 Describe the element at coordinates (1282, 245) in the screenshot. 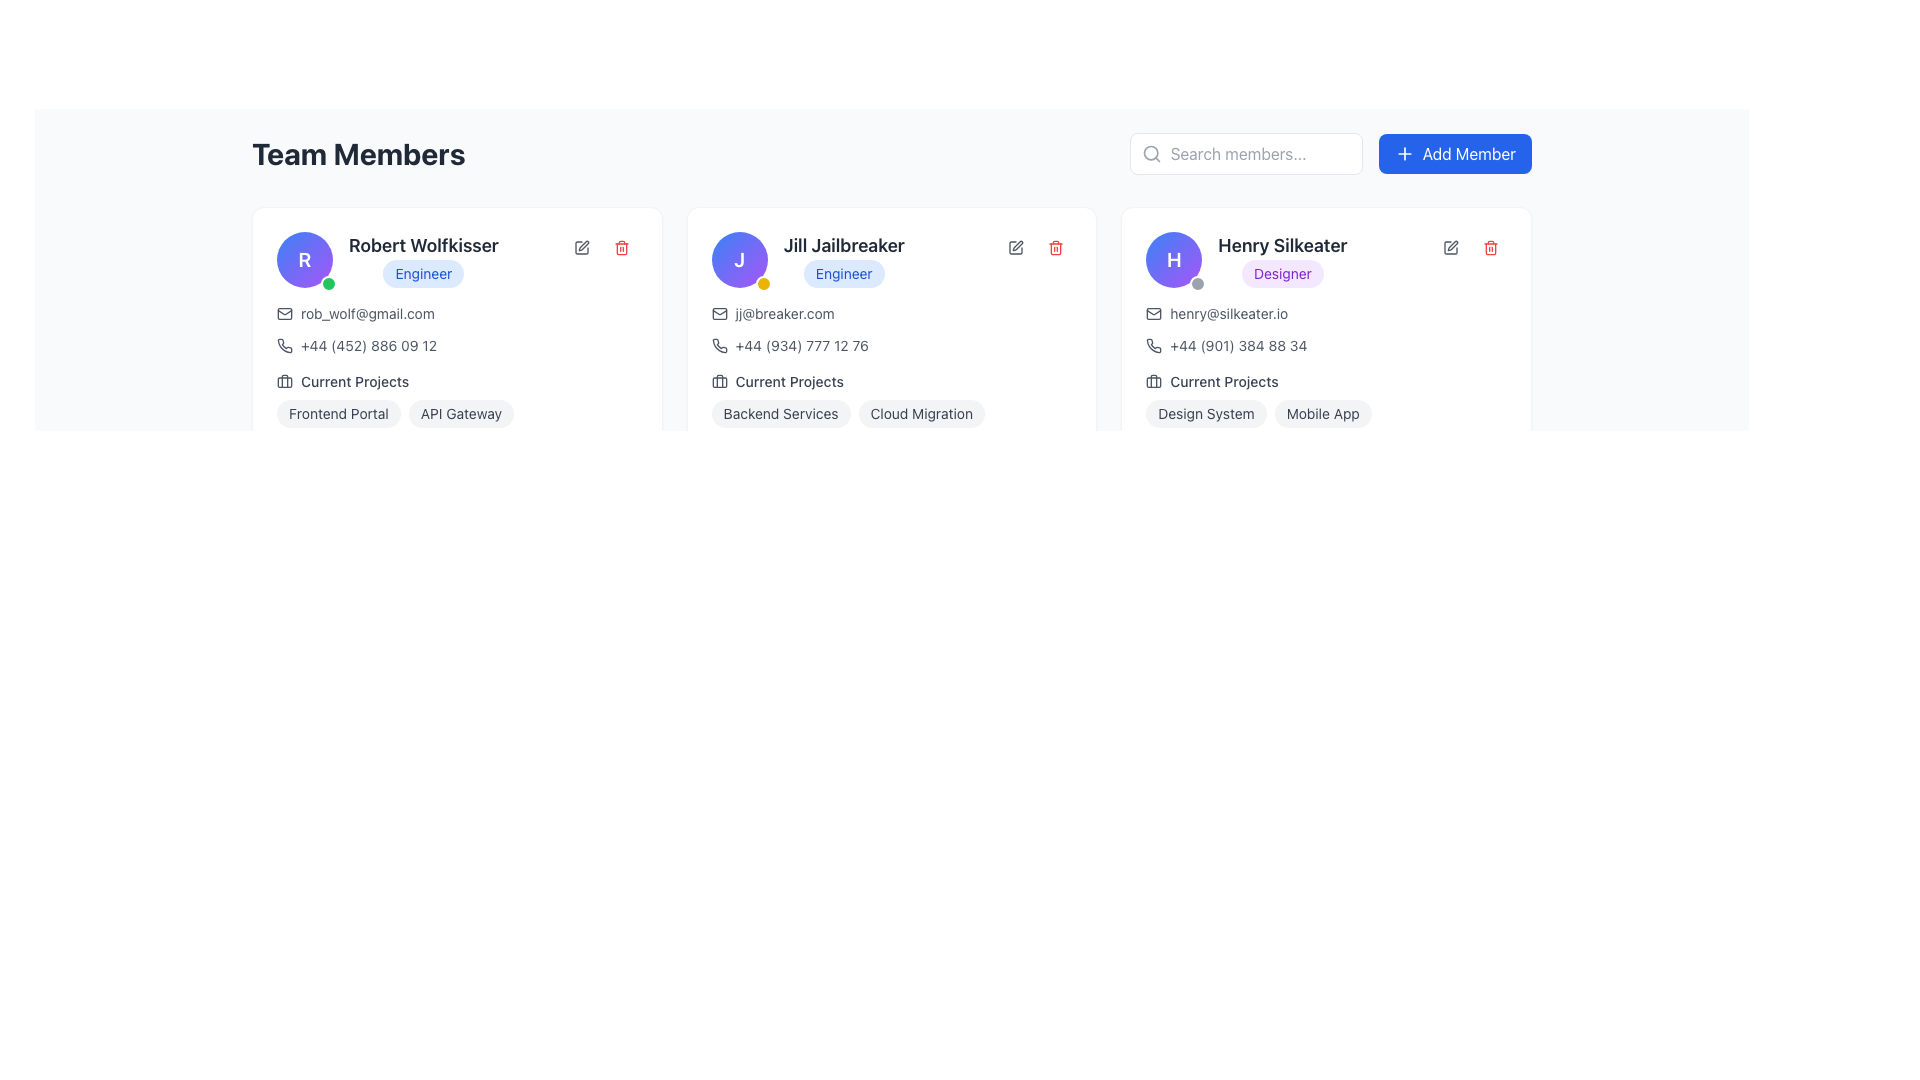

I see `text label displaying 'Henry Silkeater', which is prominently styled in bold and large font, located in the upper region of the card associated with him` at that location.